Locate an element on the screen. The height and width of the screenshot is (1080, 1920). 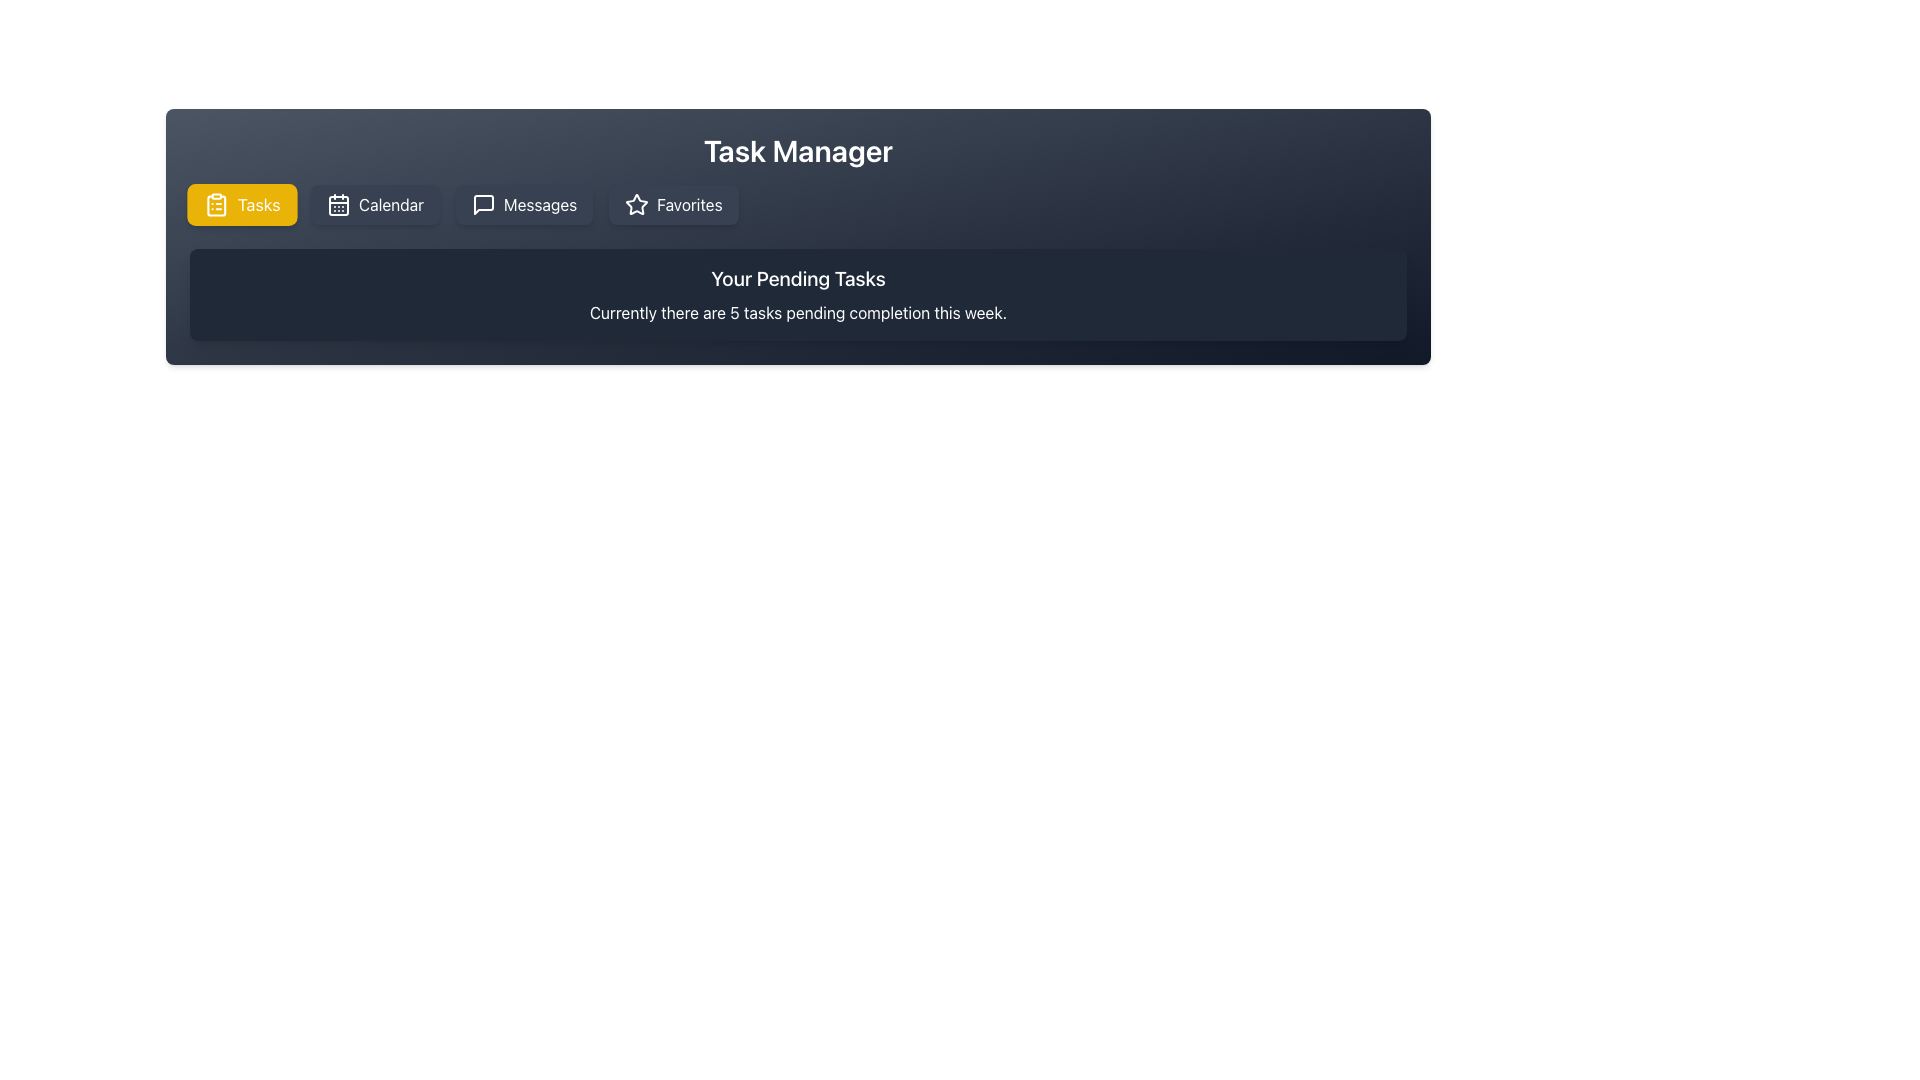
the 'Messages' button, which has a dark gray background and rounded corners is located at coordinates (524, 204).